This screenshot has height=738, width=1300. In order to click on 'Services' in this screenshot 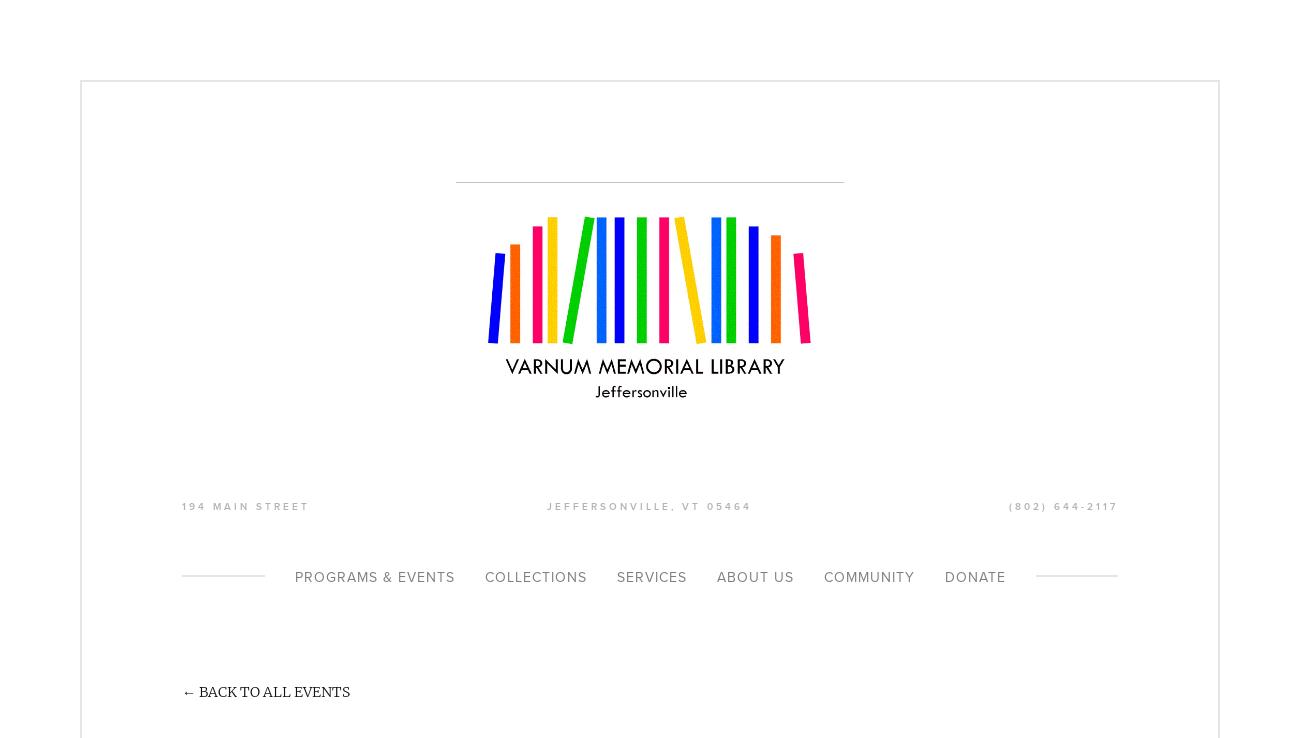, I will do `click(650, 577)`.